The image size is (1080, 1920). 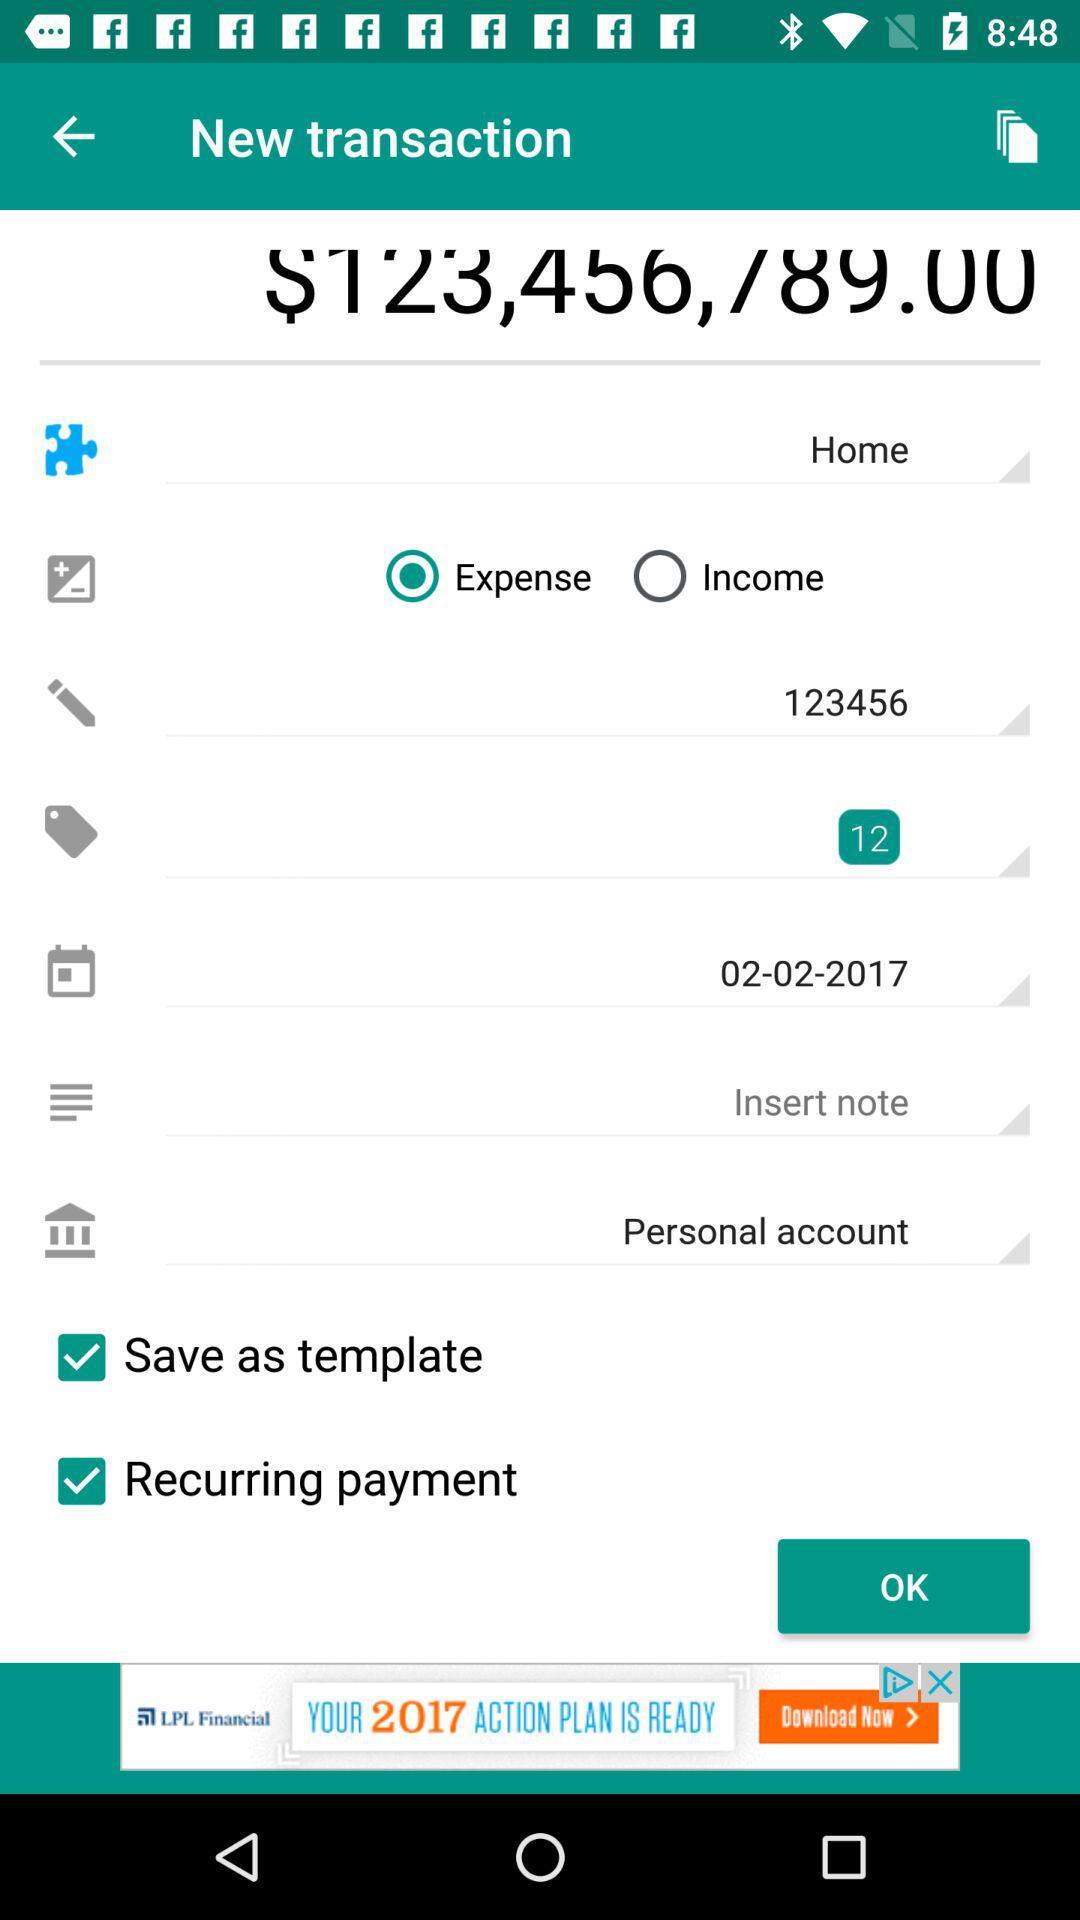 I want to click on open an advertisement, so click(x=540, y=1727).